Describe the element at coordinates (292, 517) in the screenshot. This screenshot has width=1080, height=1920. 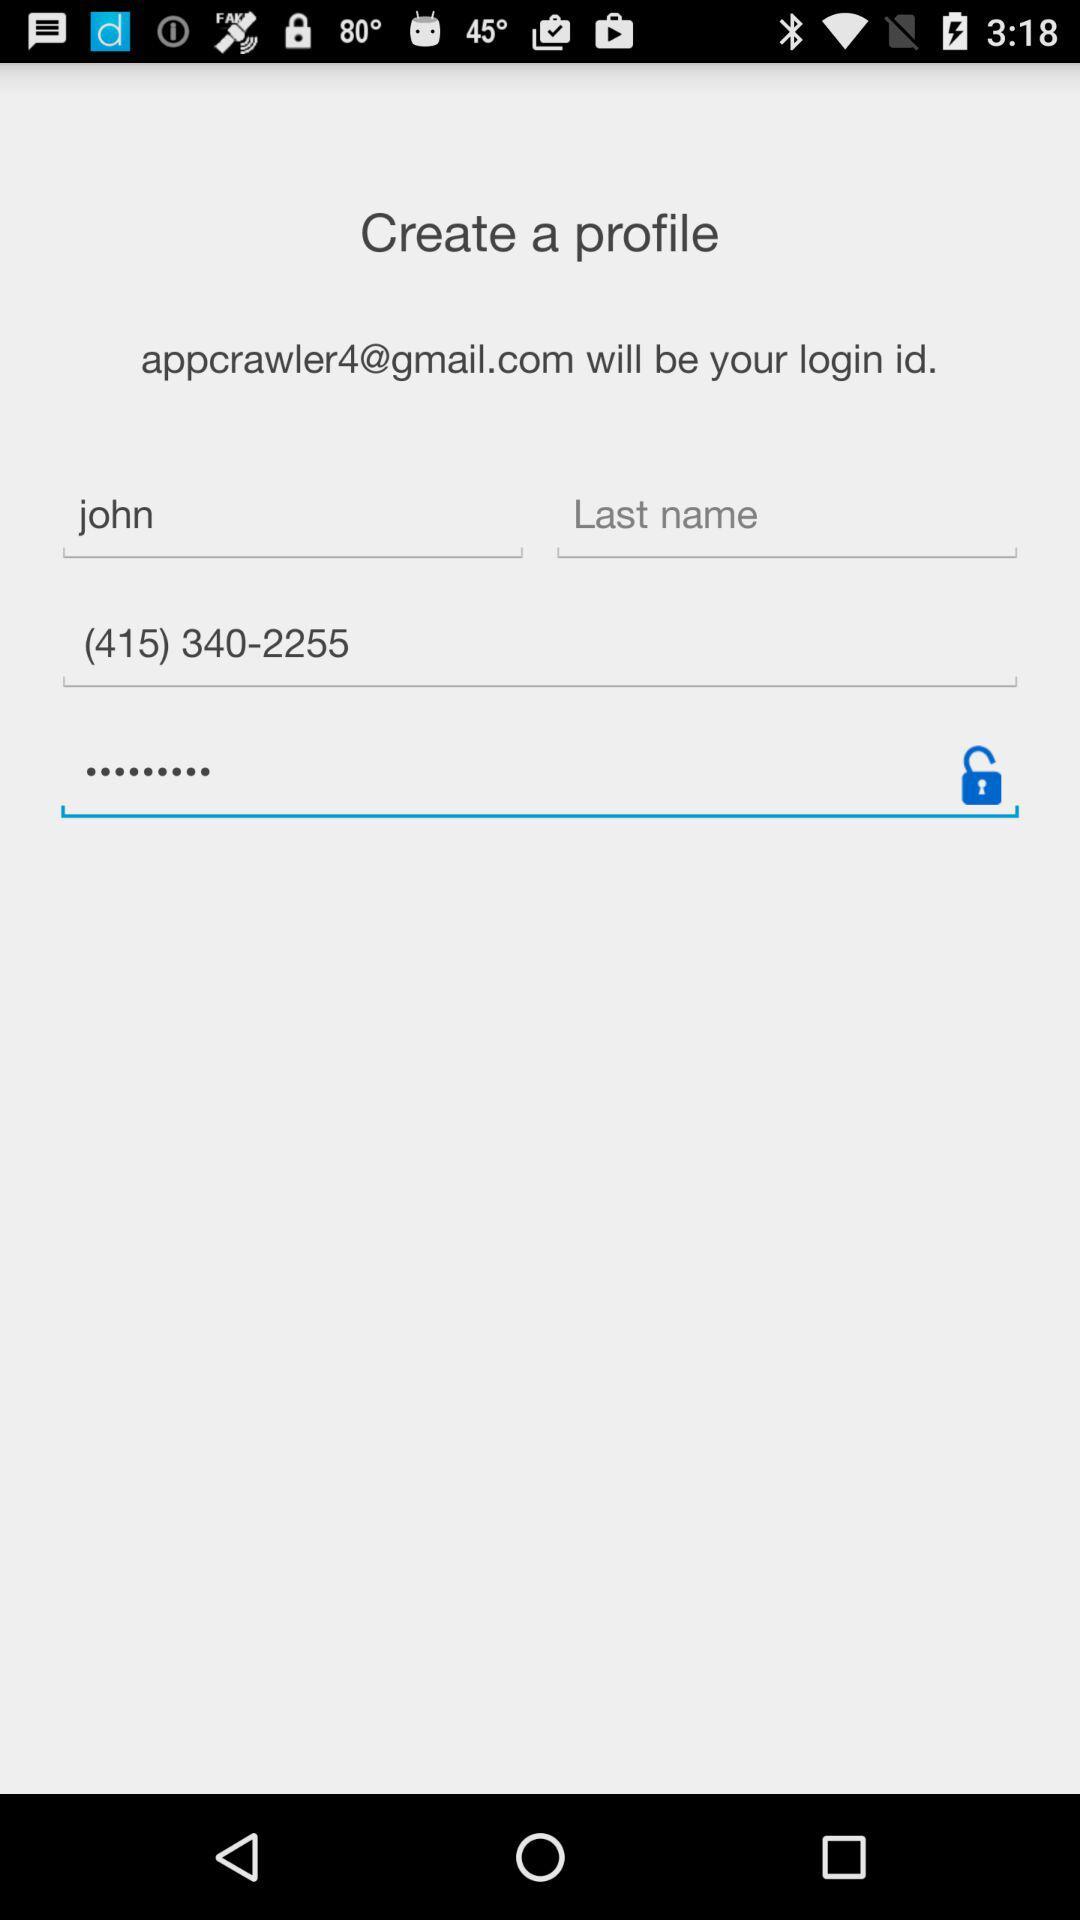
I see `the icon below the appcrawler4 gmail com item` at that location.